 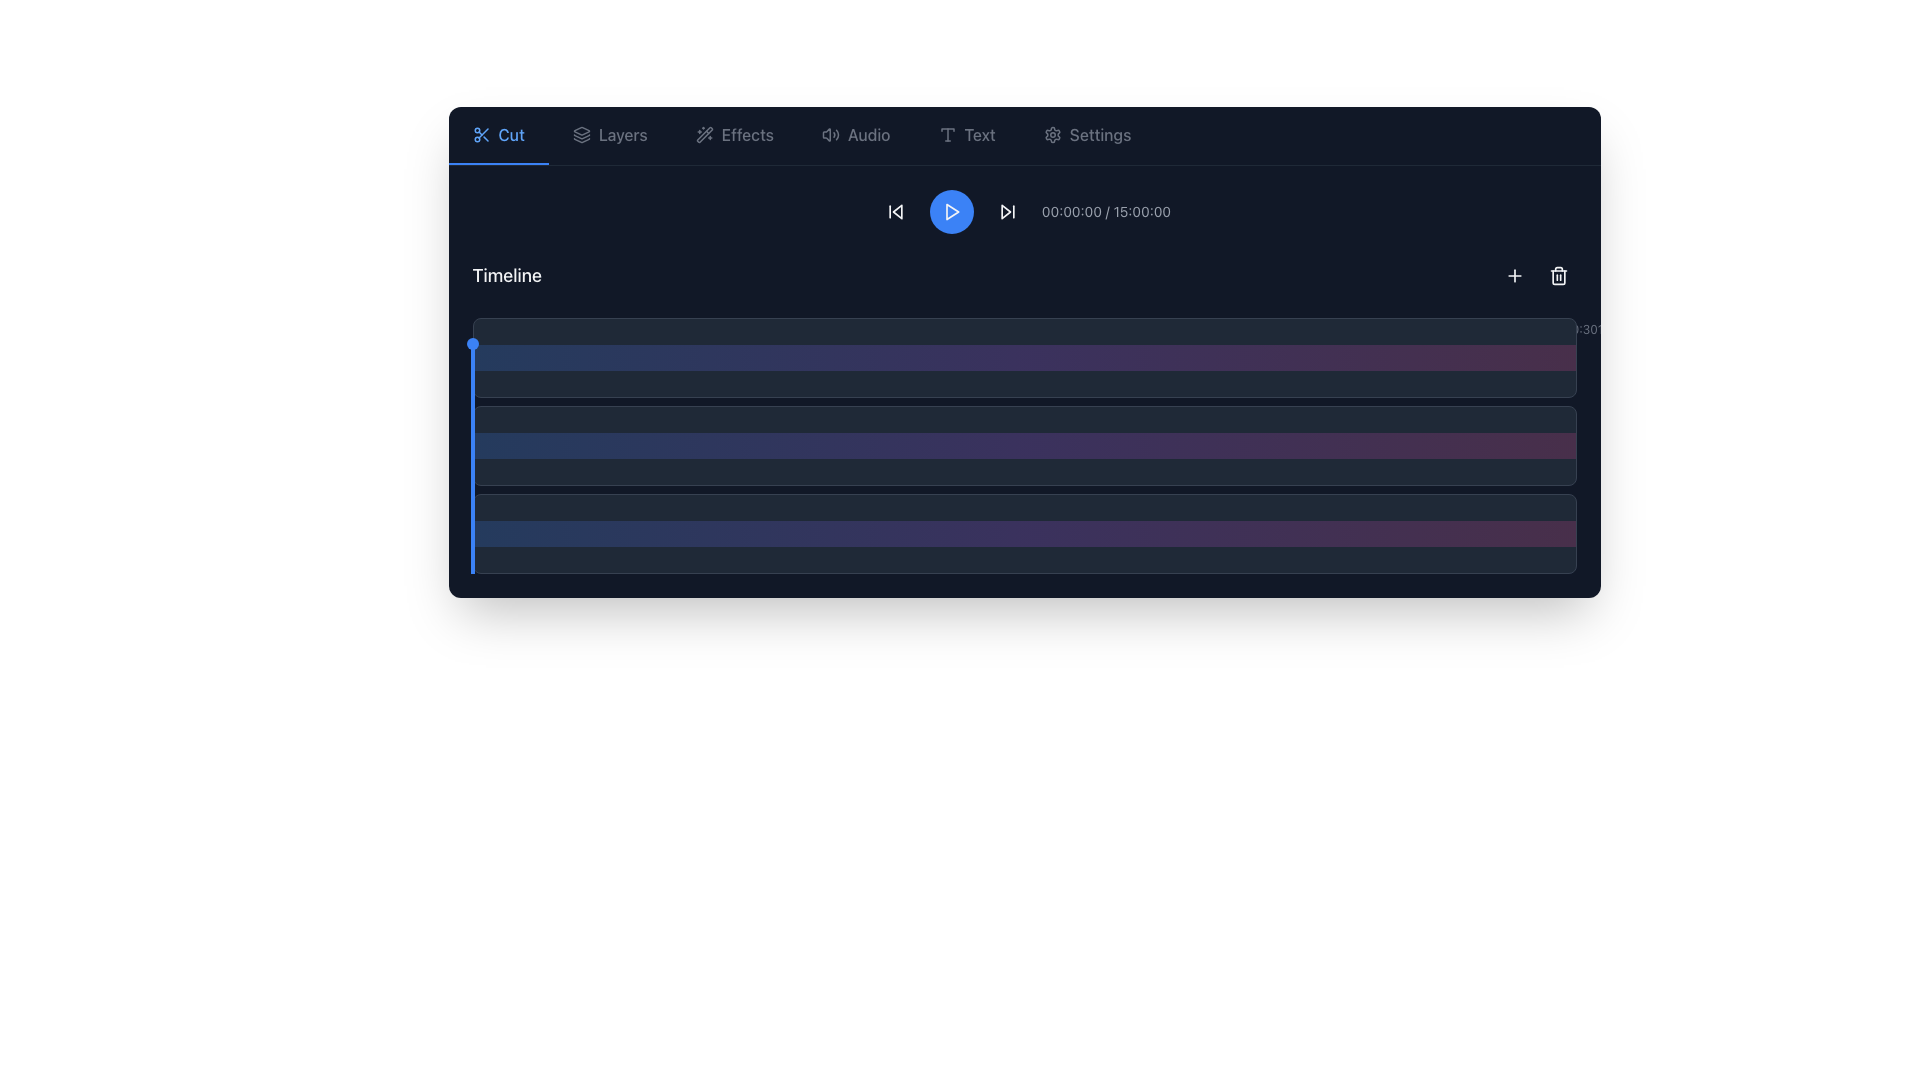 I want to click on the 'wand and sparkles' SVG icon located in the upper control area, so click(x=704, y=135).